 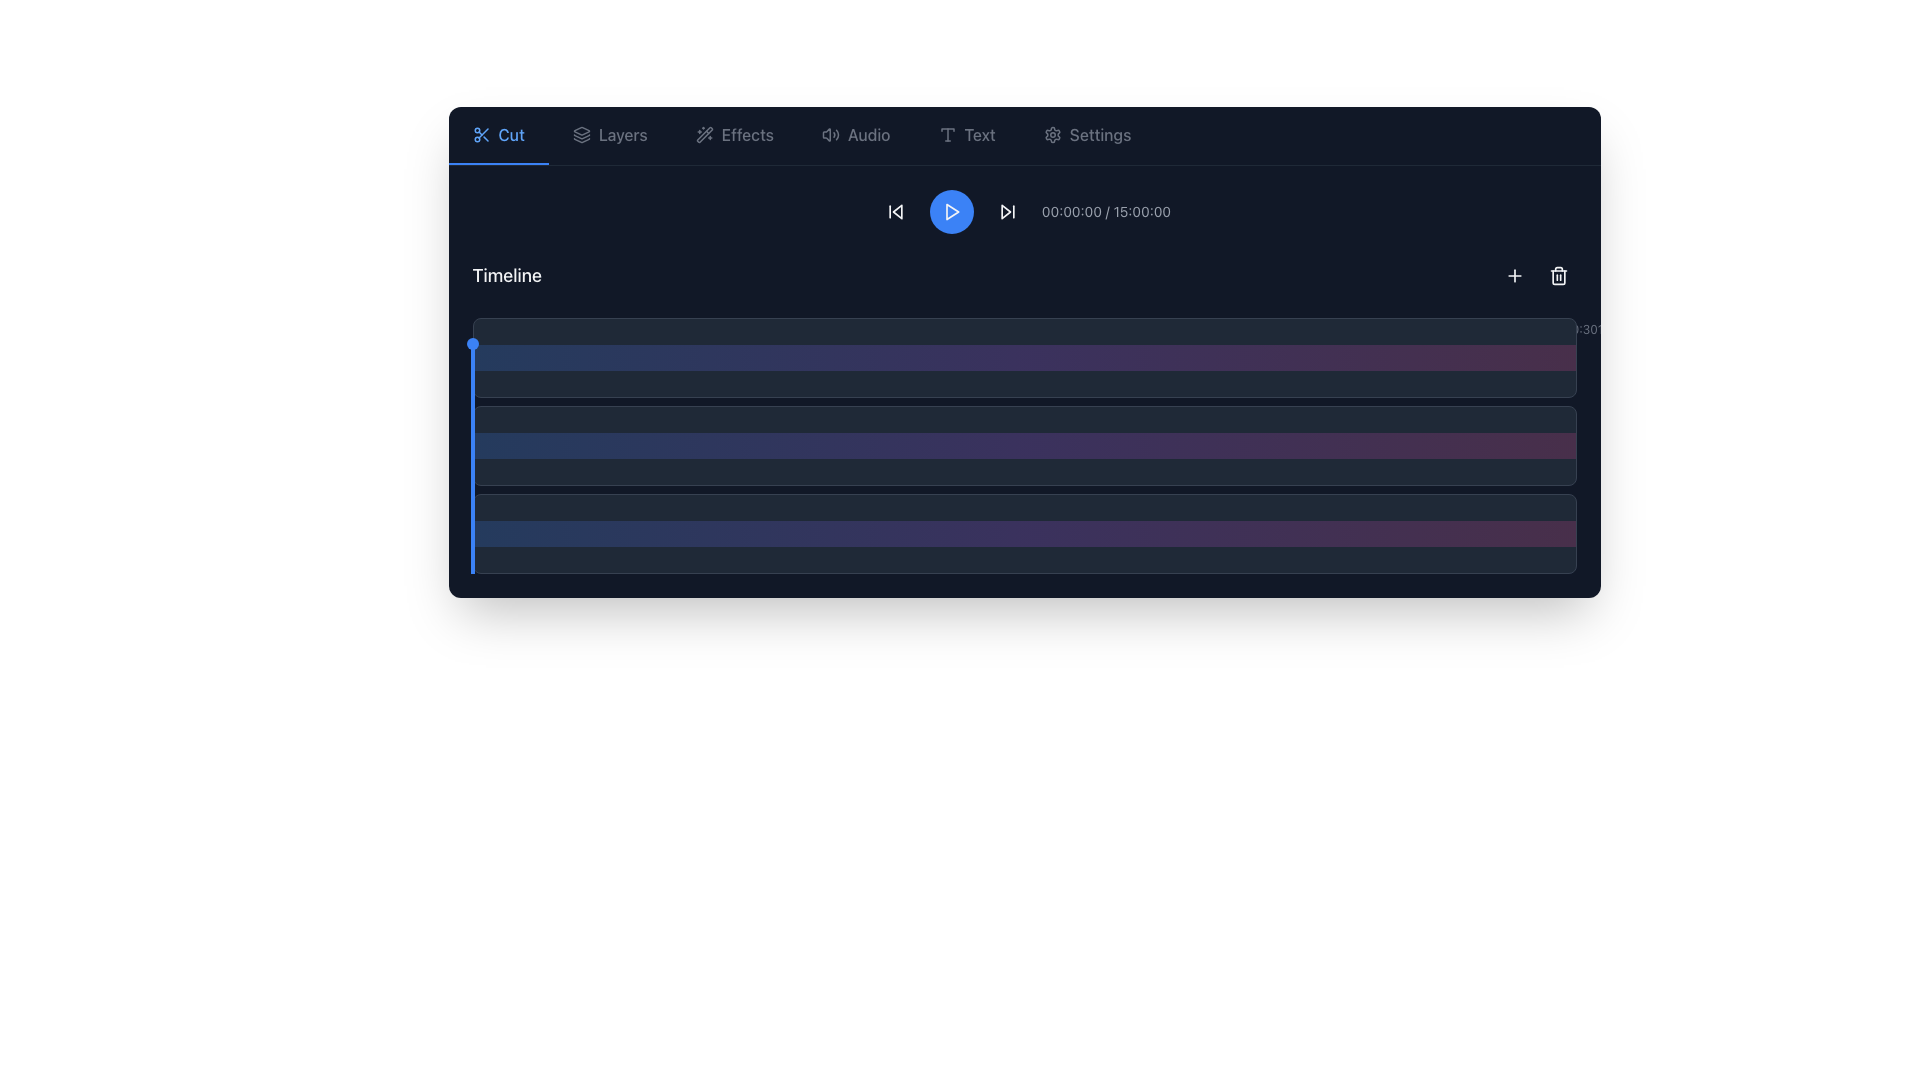 I want to click on the 'wand and sparkles' SVG icon located in the upper control area, so click(x=704, y=135).